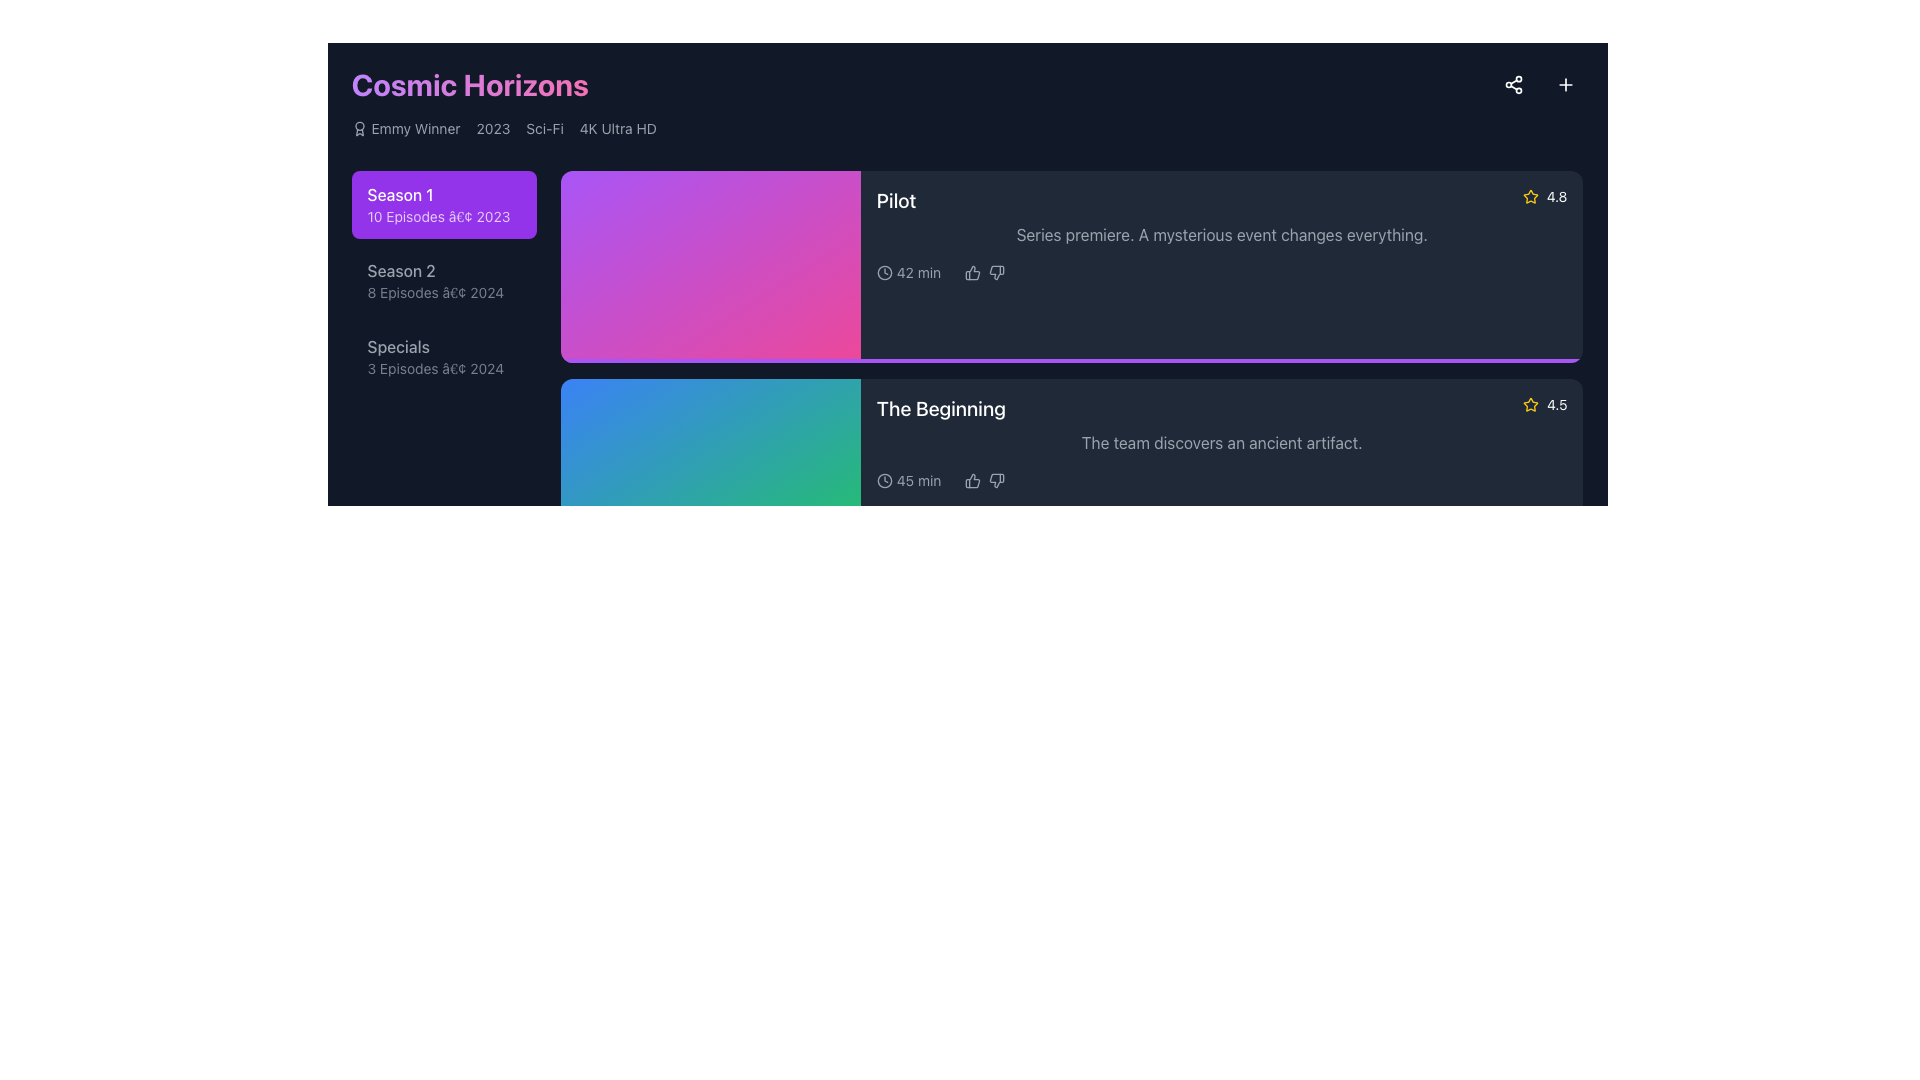  I want to click on the 'Pilot' text label, which is displayed in a bold and large-sized font on a dark background at the top-left corner of the episode information card, so click(895, 200).